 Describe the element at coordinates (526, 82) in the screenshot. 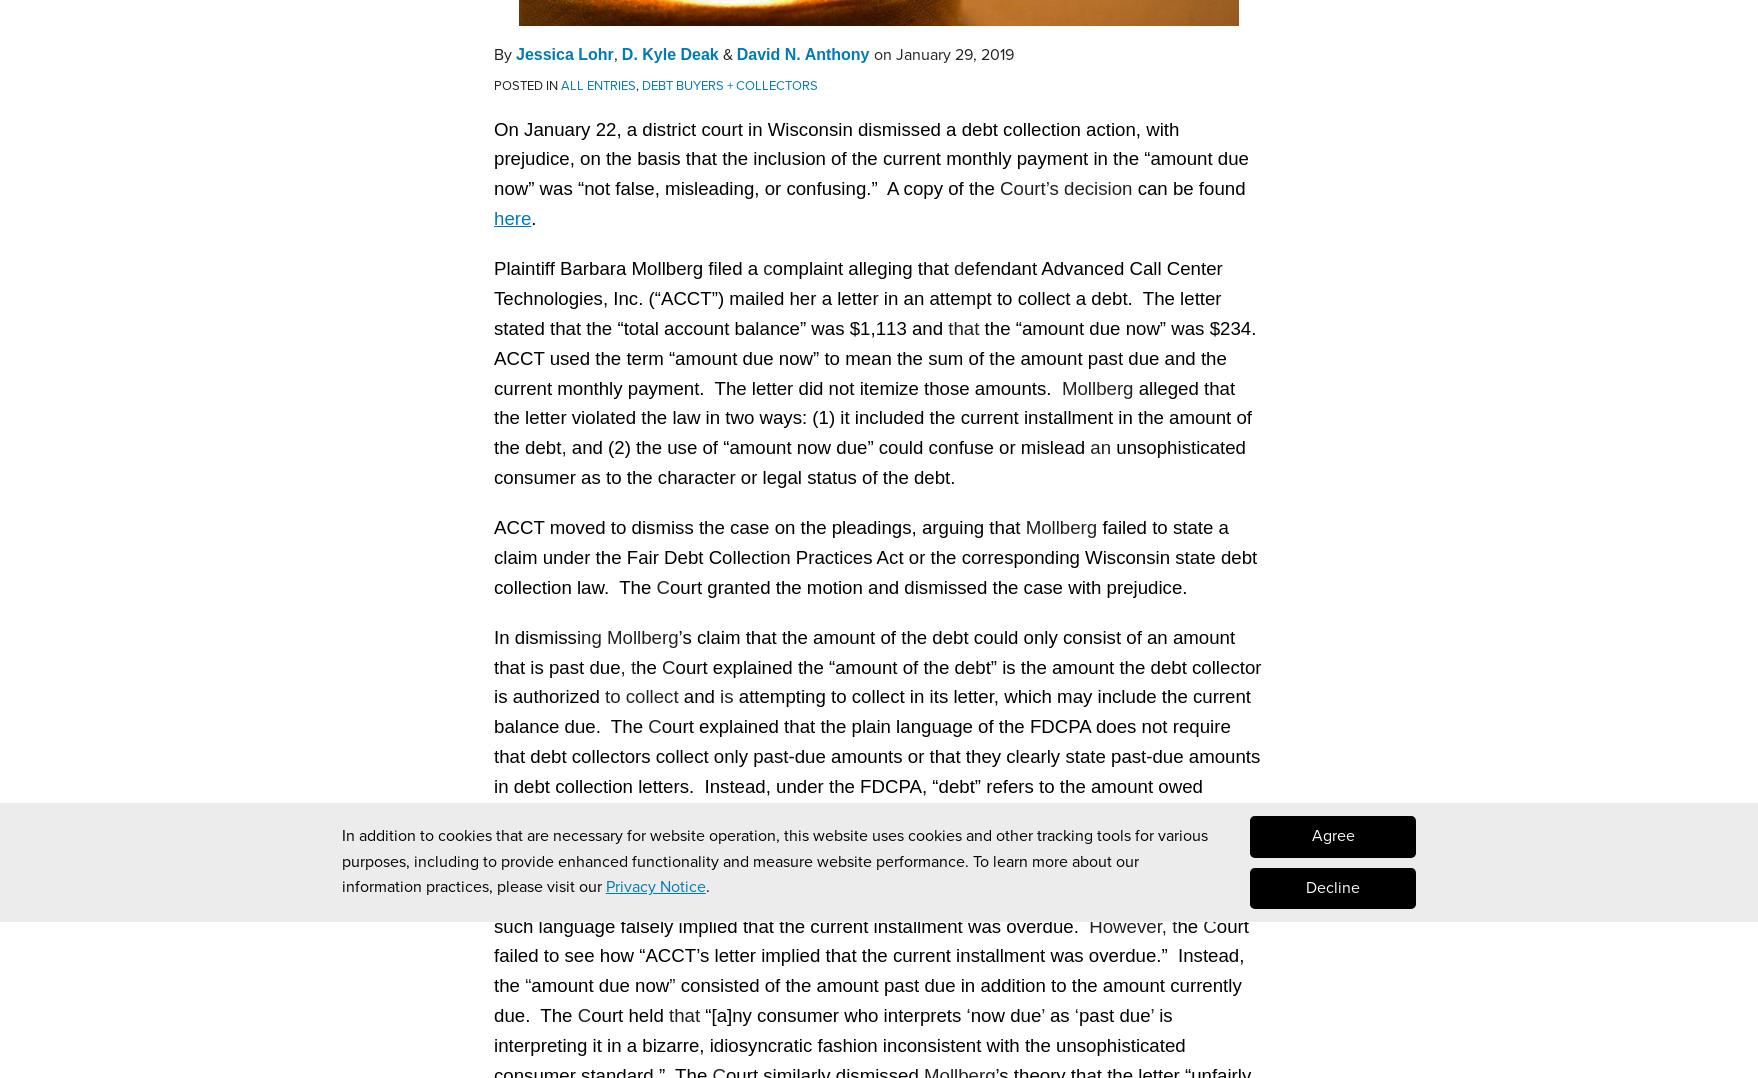

I see `'Posted in'` at that location.